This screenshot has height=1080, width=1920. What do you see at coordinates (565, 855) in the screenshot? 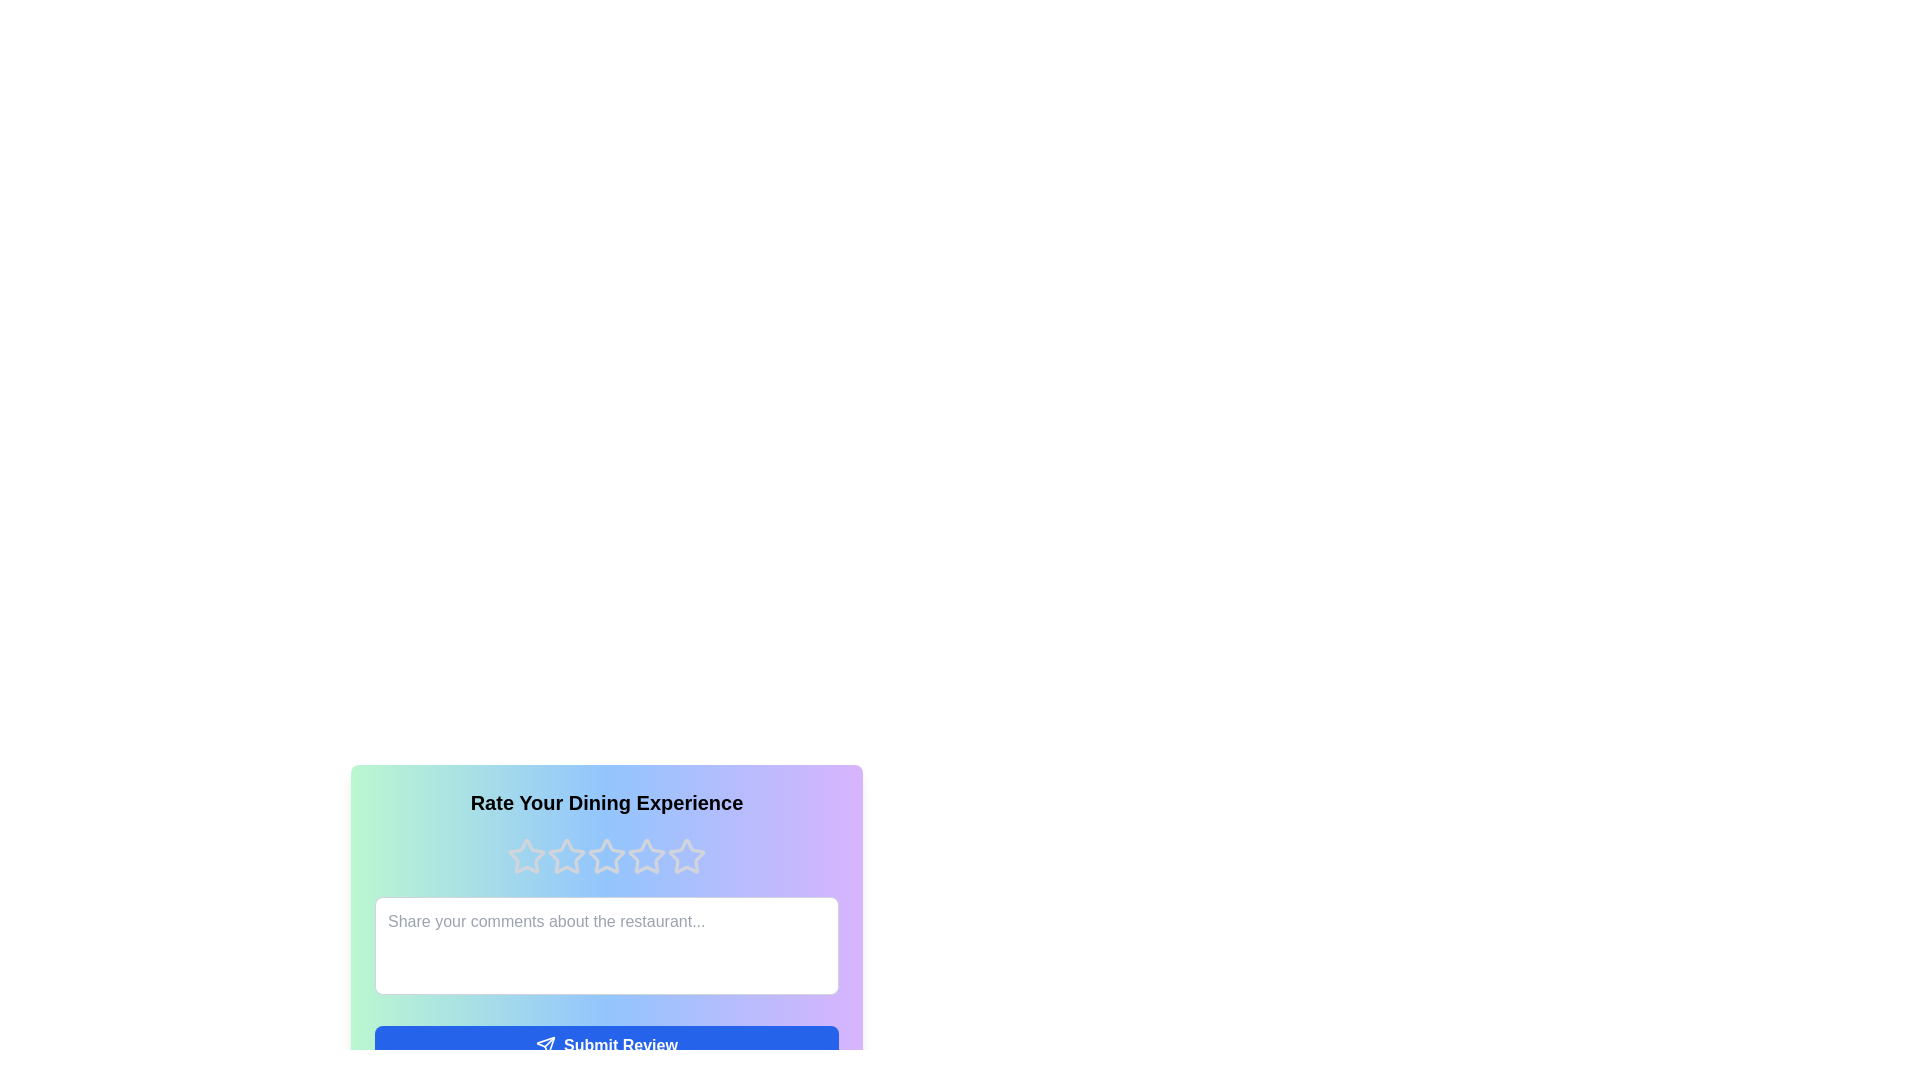
I see `the second star icon in the rating system` at bounding box center [565, 855].